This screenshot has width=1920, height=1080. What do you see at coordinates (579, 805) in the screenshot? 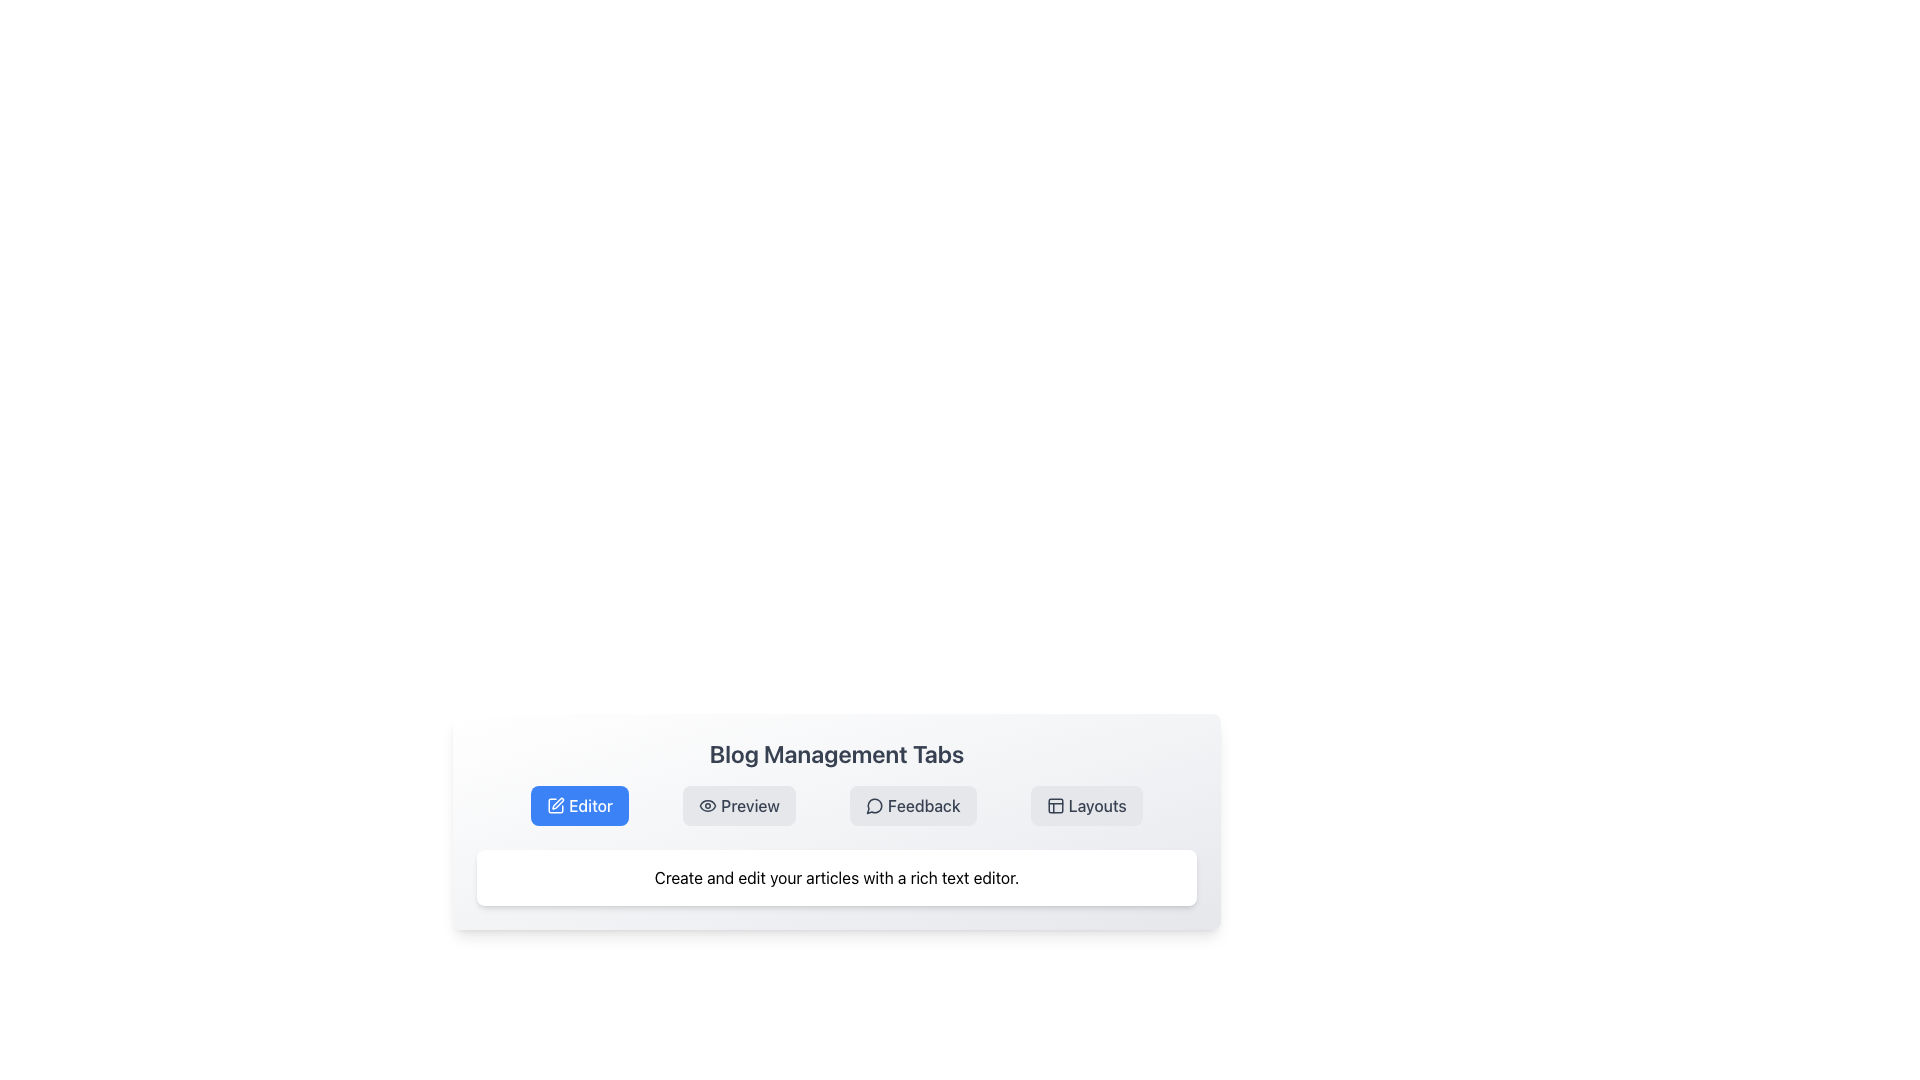
I see `the 'Editor' button, which is styled with a blue background and white text, located in the 'Blog Management Tabs' section as the first button in a horizontally aligned group` at bounding box center [579, 805].